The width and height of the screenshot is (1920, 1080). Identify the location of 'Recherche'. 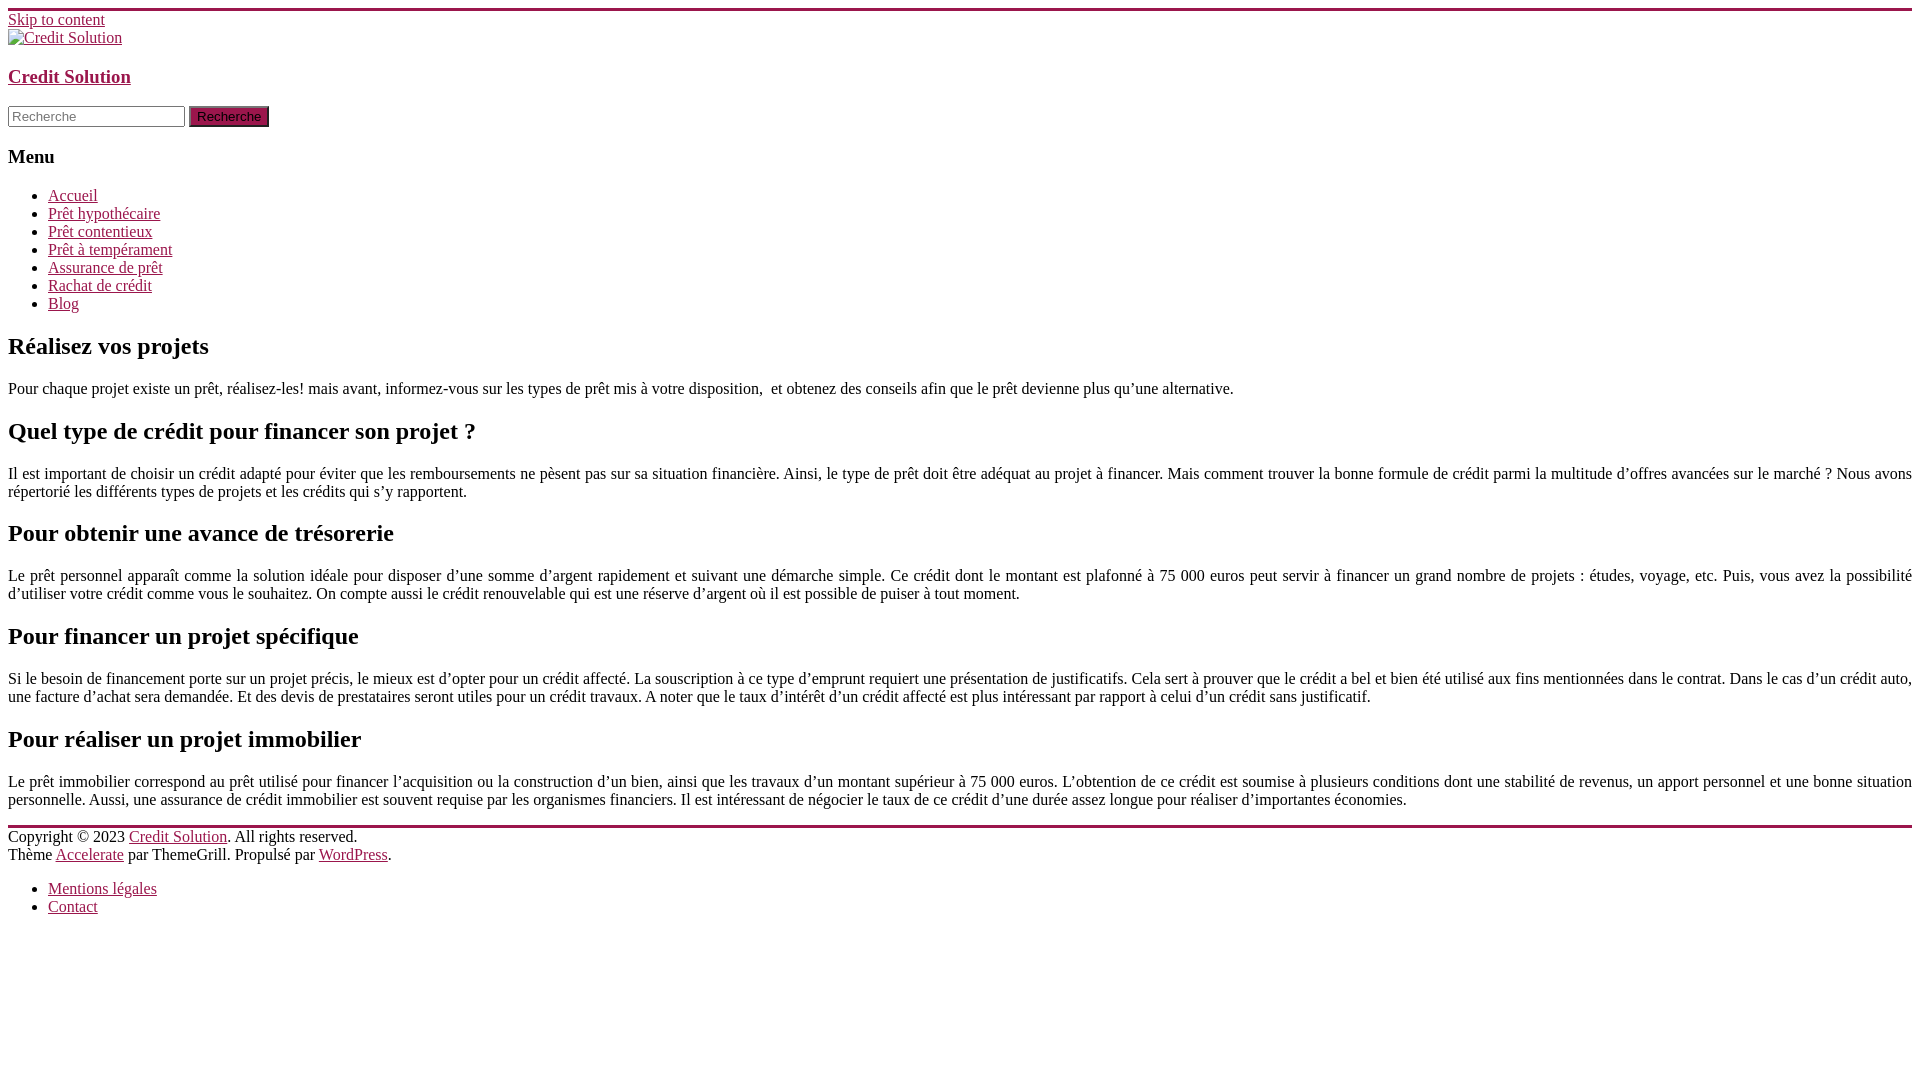
(229, 116).